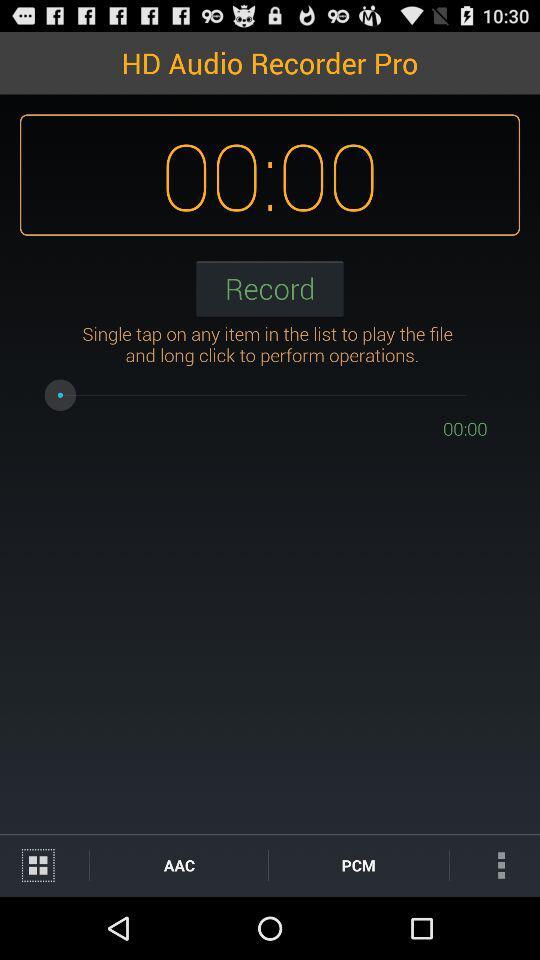  I want to click on item next to the pcm icon, so click(493, 864).